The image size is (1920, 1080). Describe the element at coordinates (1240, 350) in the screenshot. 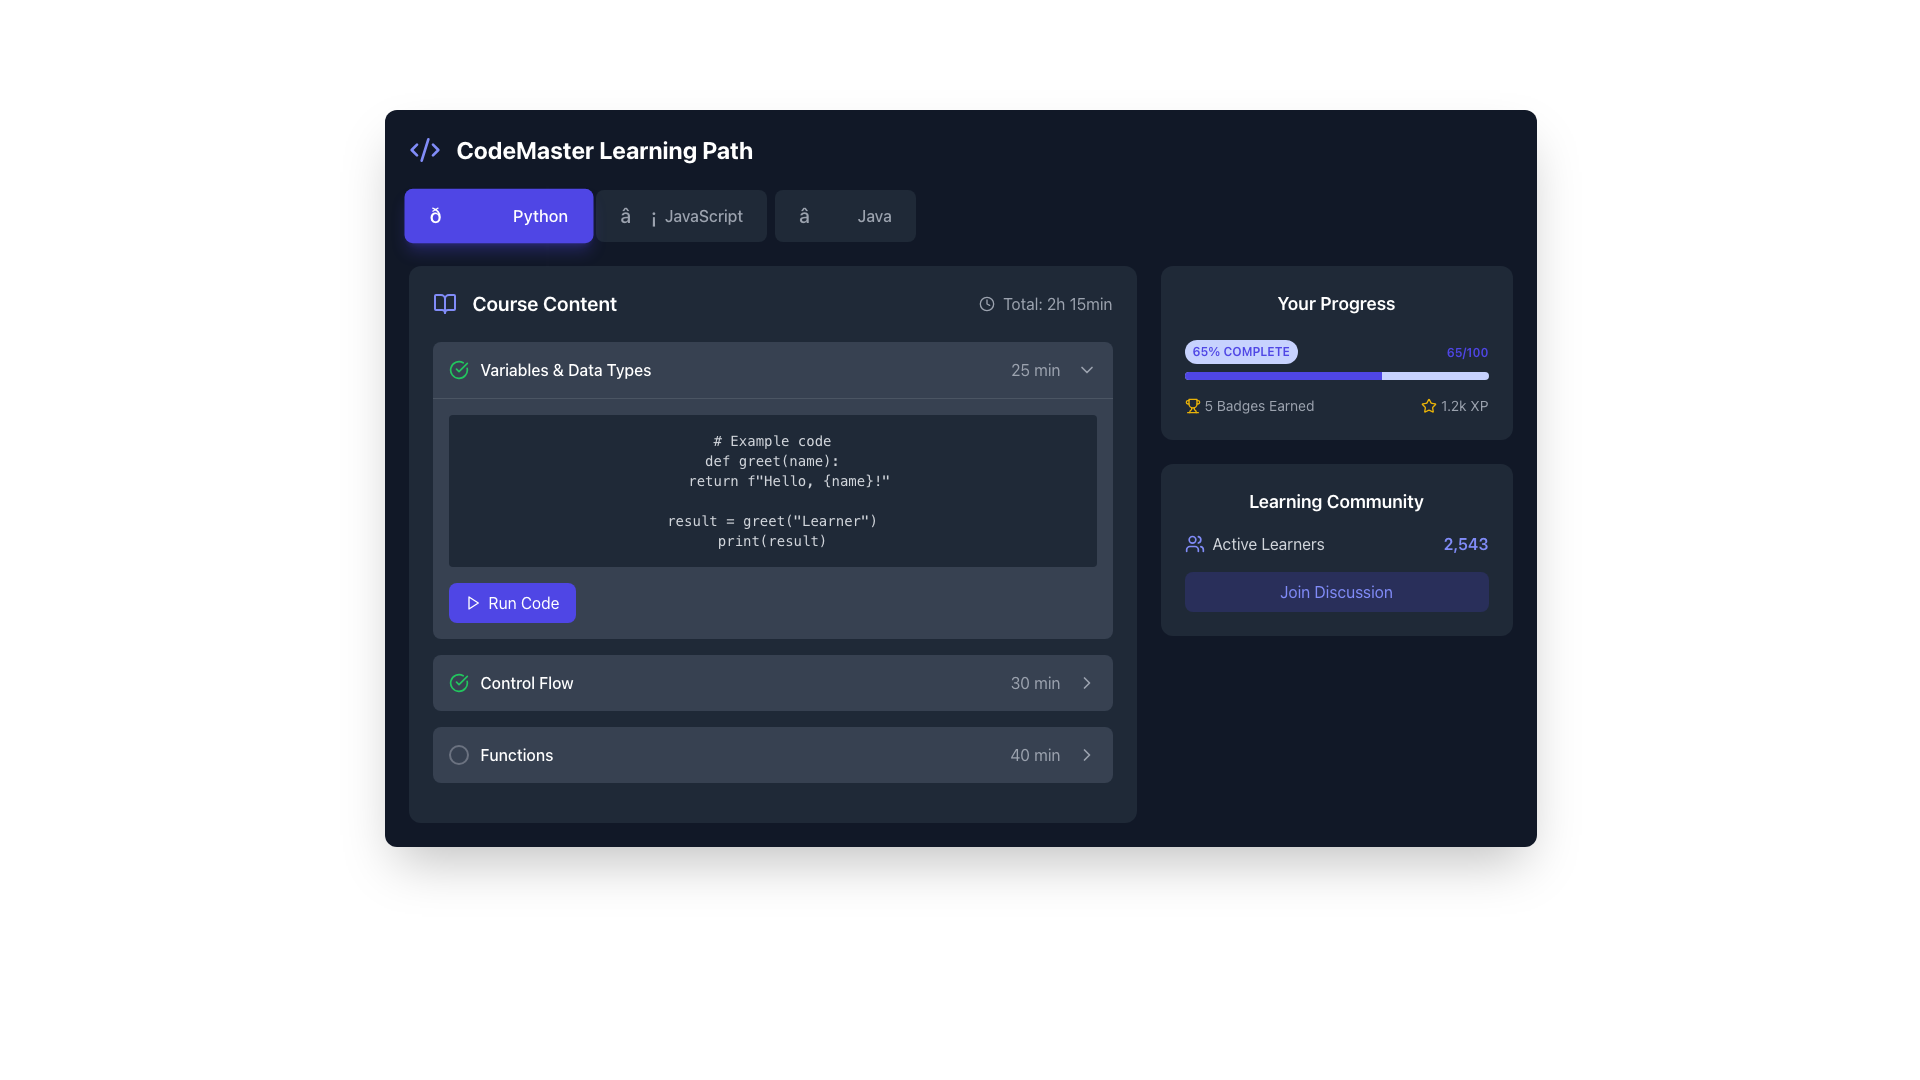

I see `the progress indicator text label located in the 'Your Progress' section, positioned towards the upper-left and aligned with the 65/100 text and progress bar` at that location.